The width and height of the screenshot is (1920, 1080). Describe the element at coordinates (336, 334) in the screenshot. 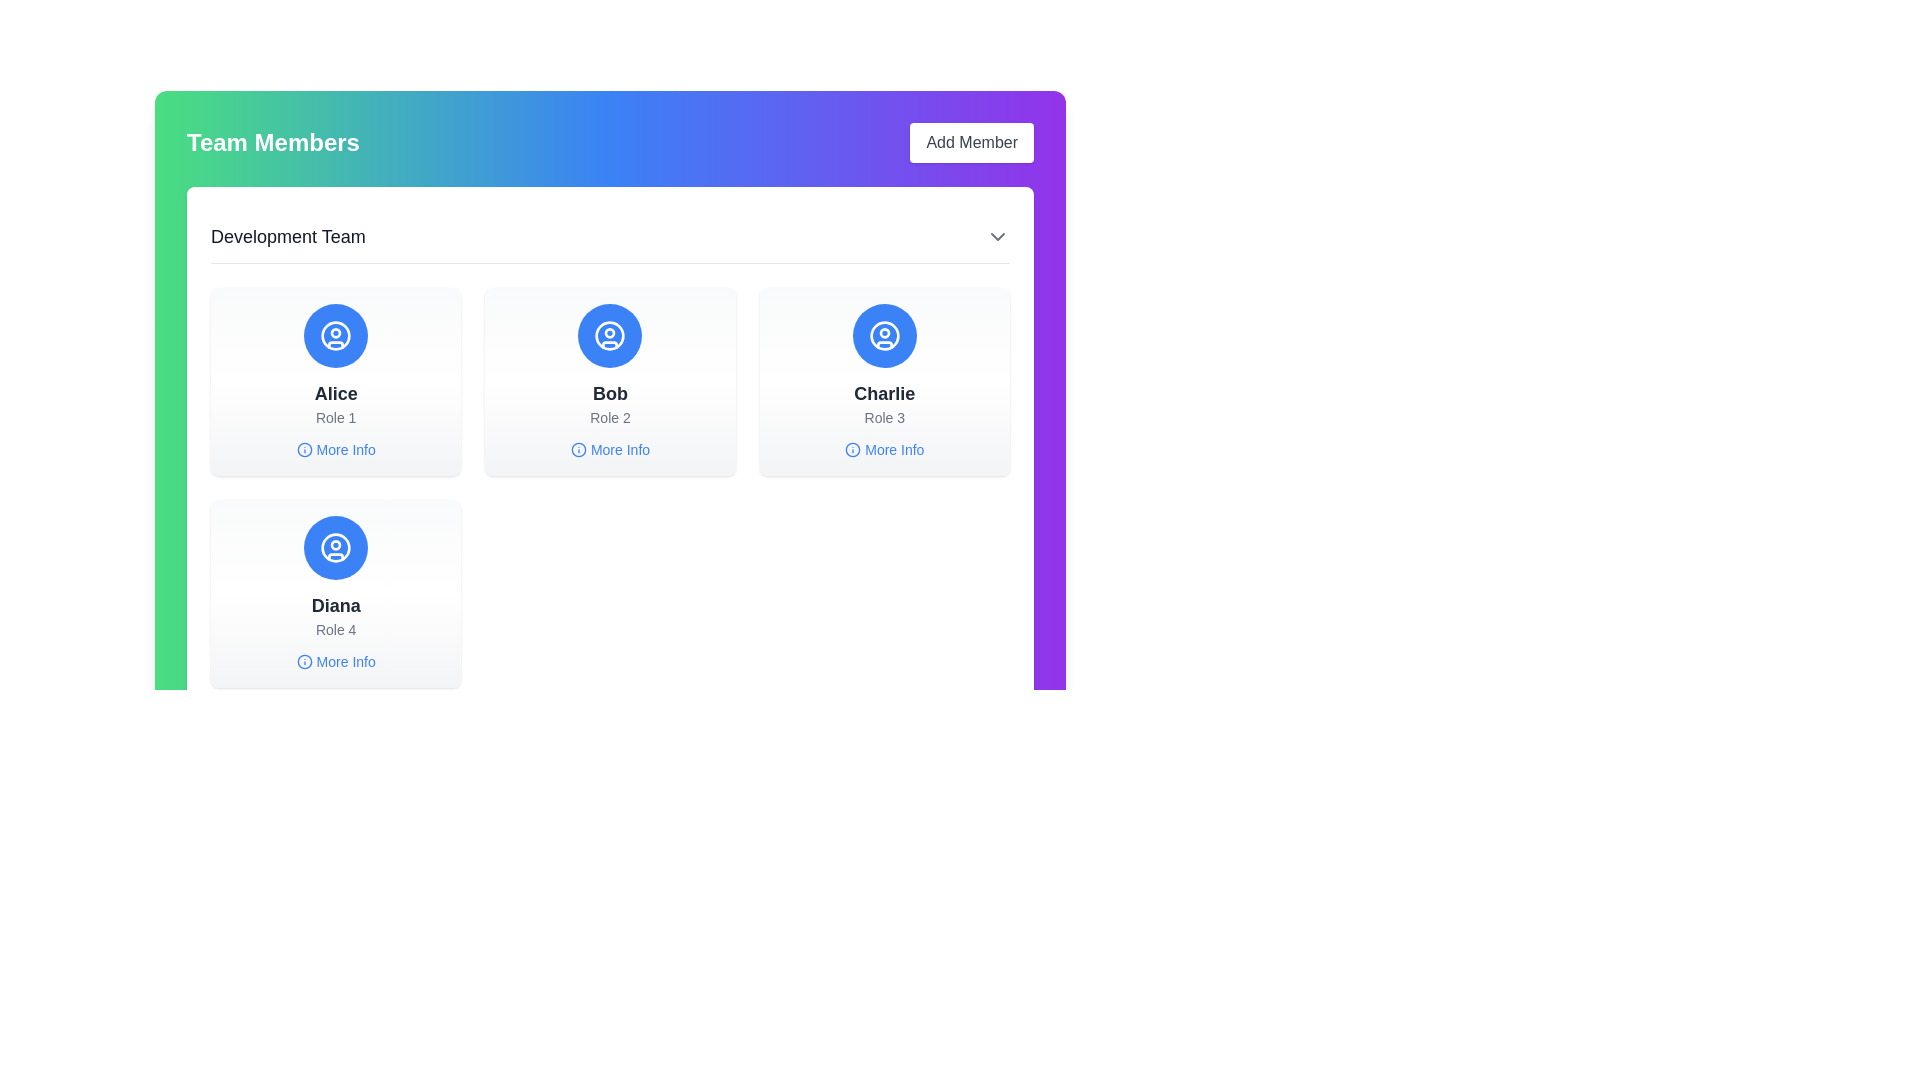

I see `the primary icon representing the user profile within the 'Alice, Role 1' card in the 'Development Team' section` at that location.